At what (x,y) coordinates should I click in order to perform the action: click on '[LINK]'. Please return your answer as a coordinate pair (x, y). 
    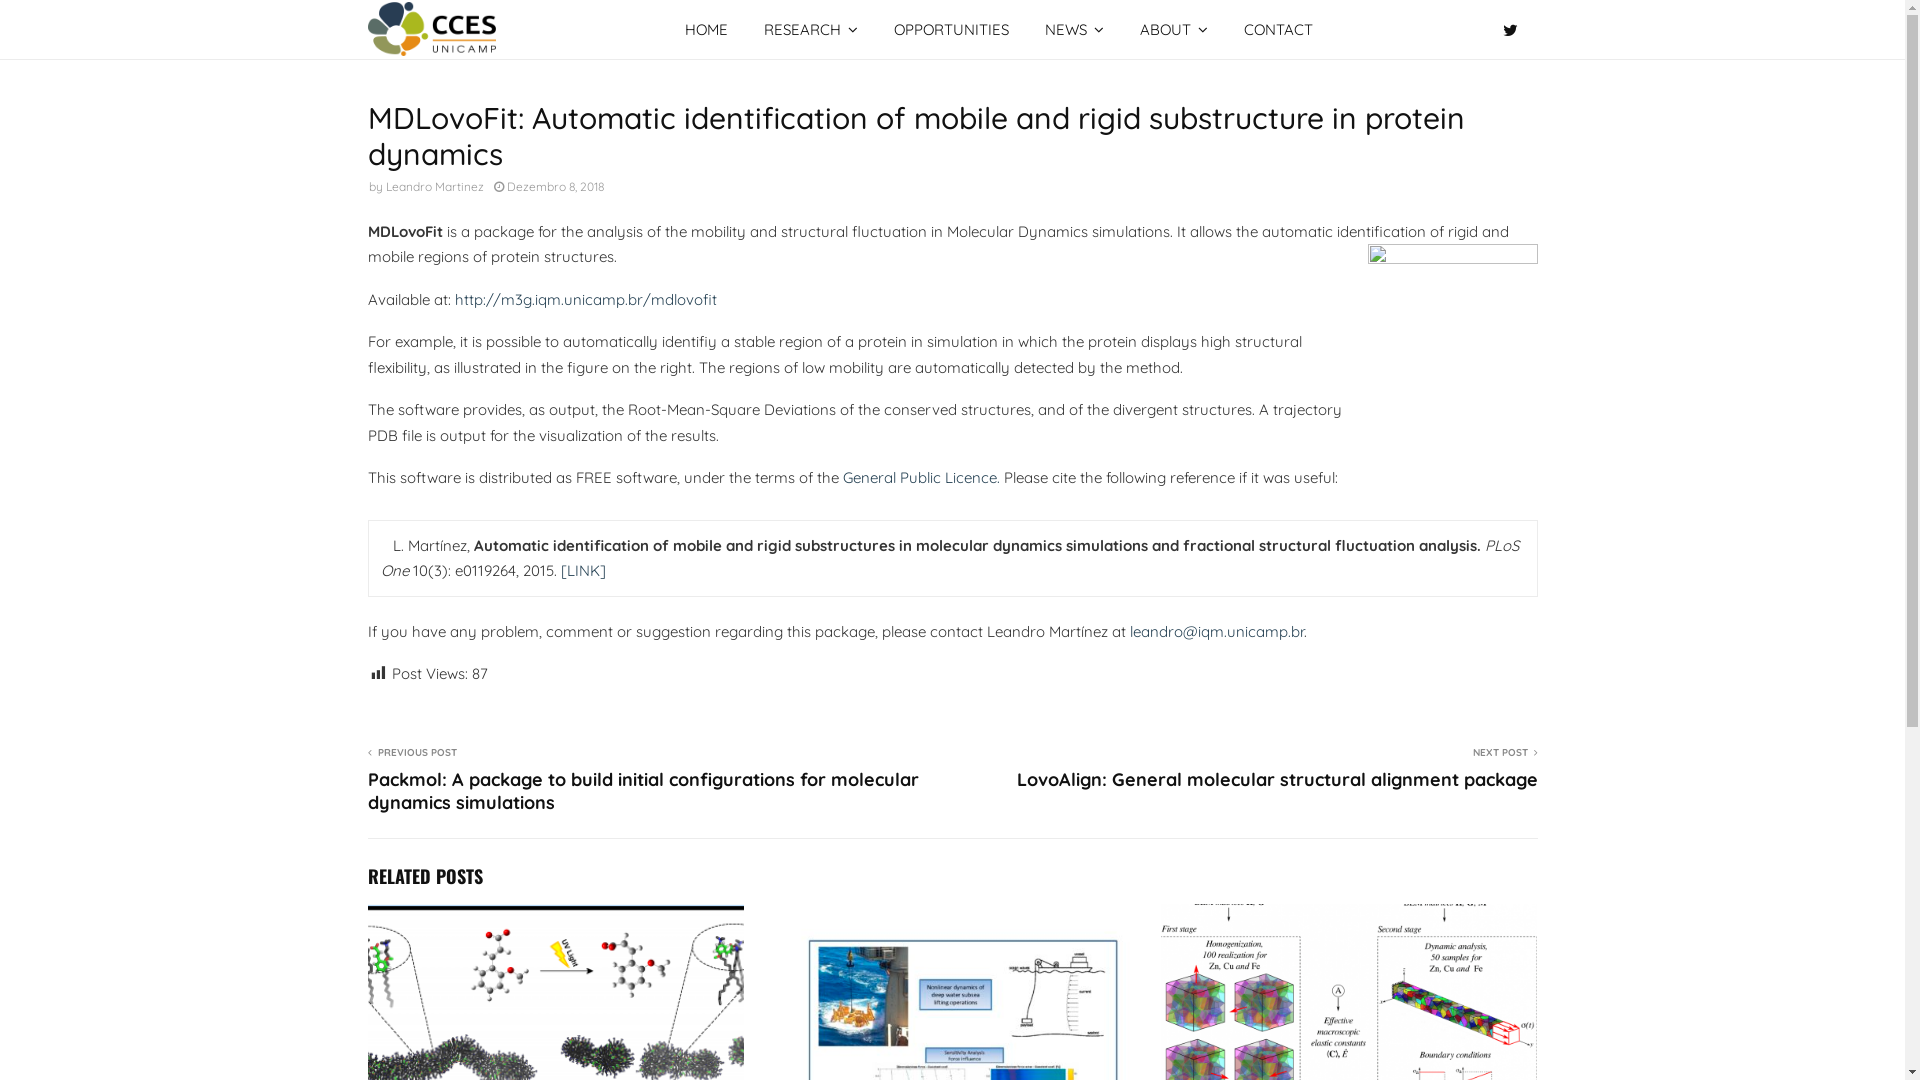
    Looking at the image, I should click on (581, 570).